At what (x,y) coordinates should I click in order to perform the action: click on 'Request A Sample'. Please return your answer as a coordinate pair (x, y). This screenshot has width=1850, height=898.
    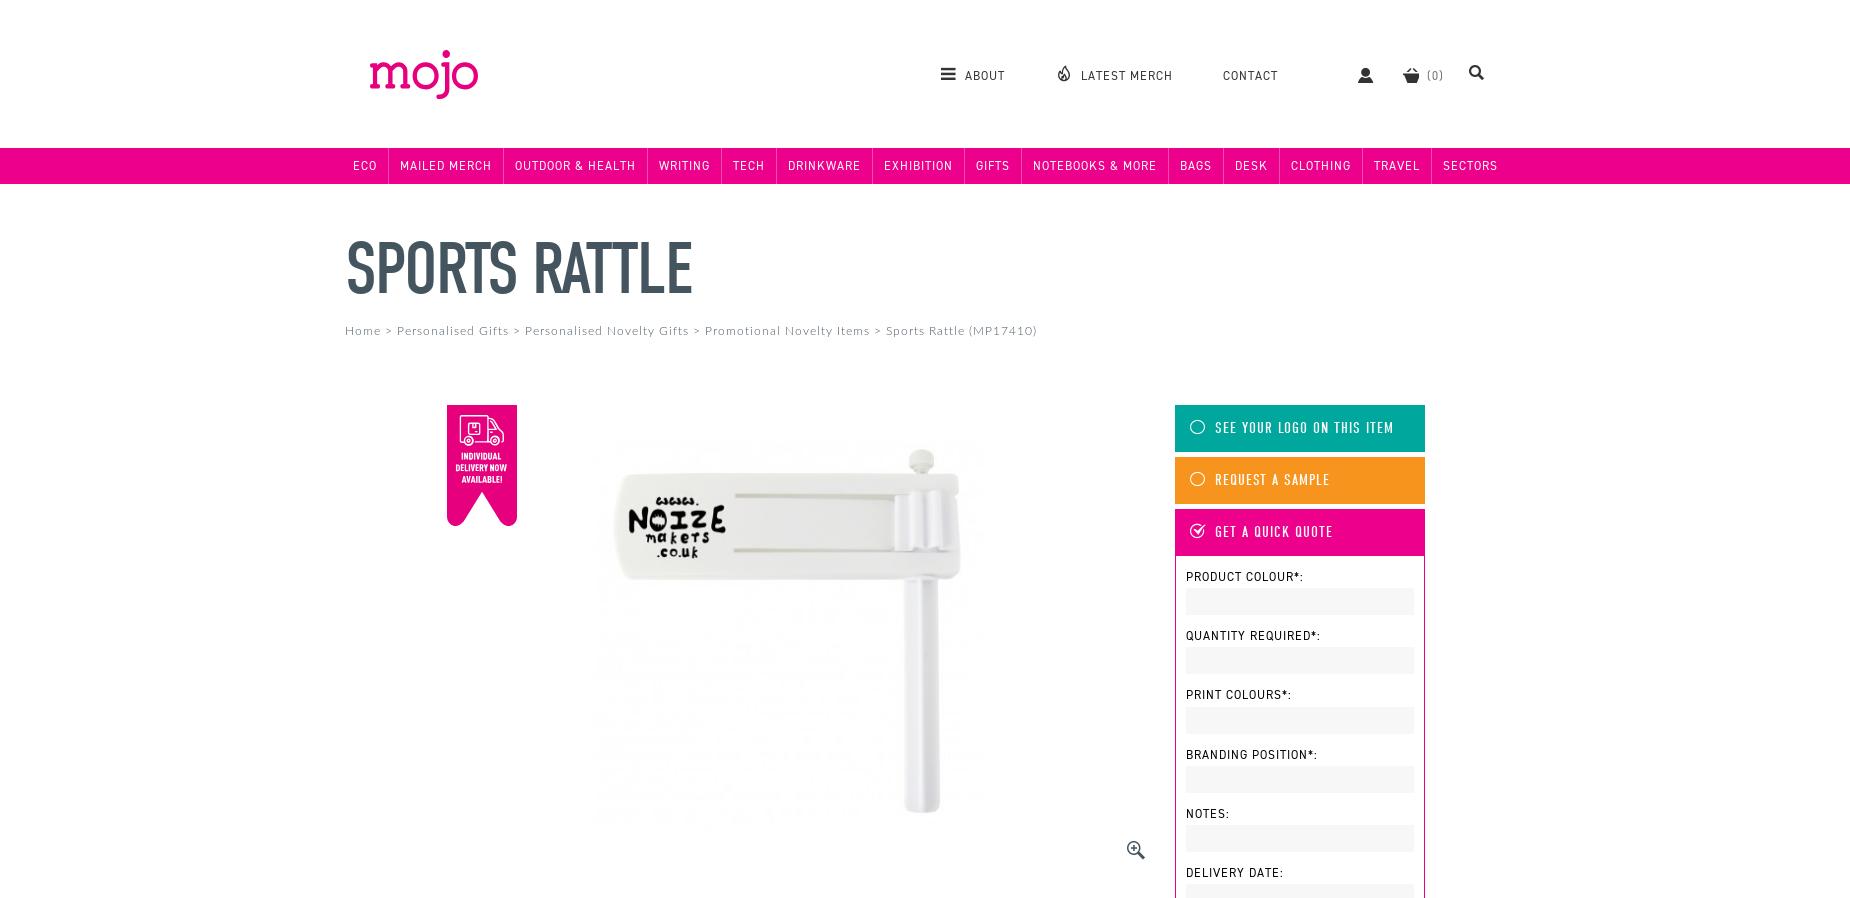
    Looking at the image, I should click on (1271, 478).